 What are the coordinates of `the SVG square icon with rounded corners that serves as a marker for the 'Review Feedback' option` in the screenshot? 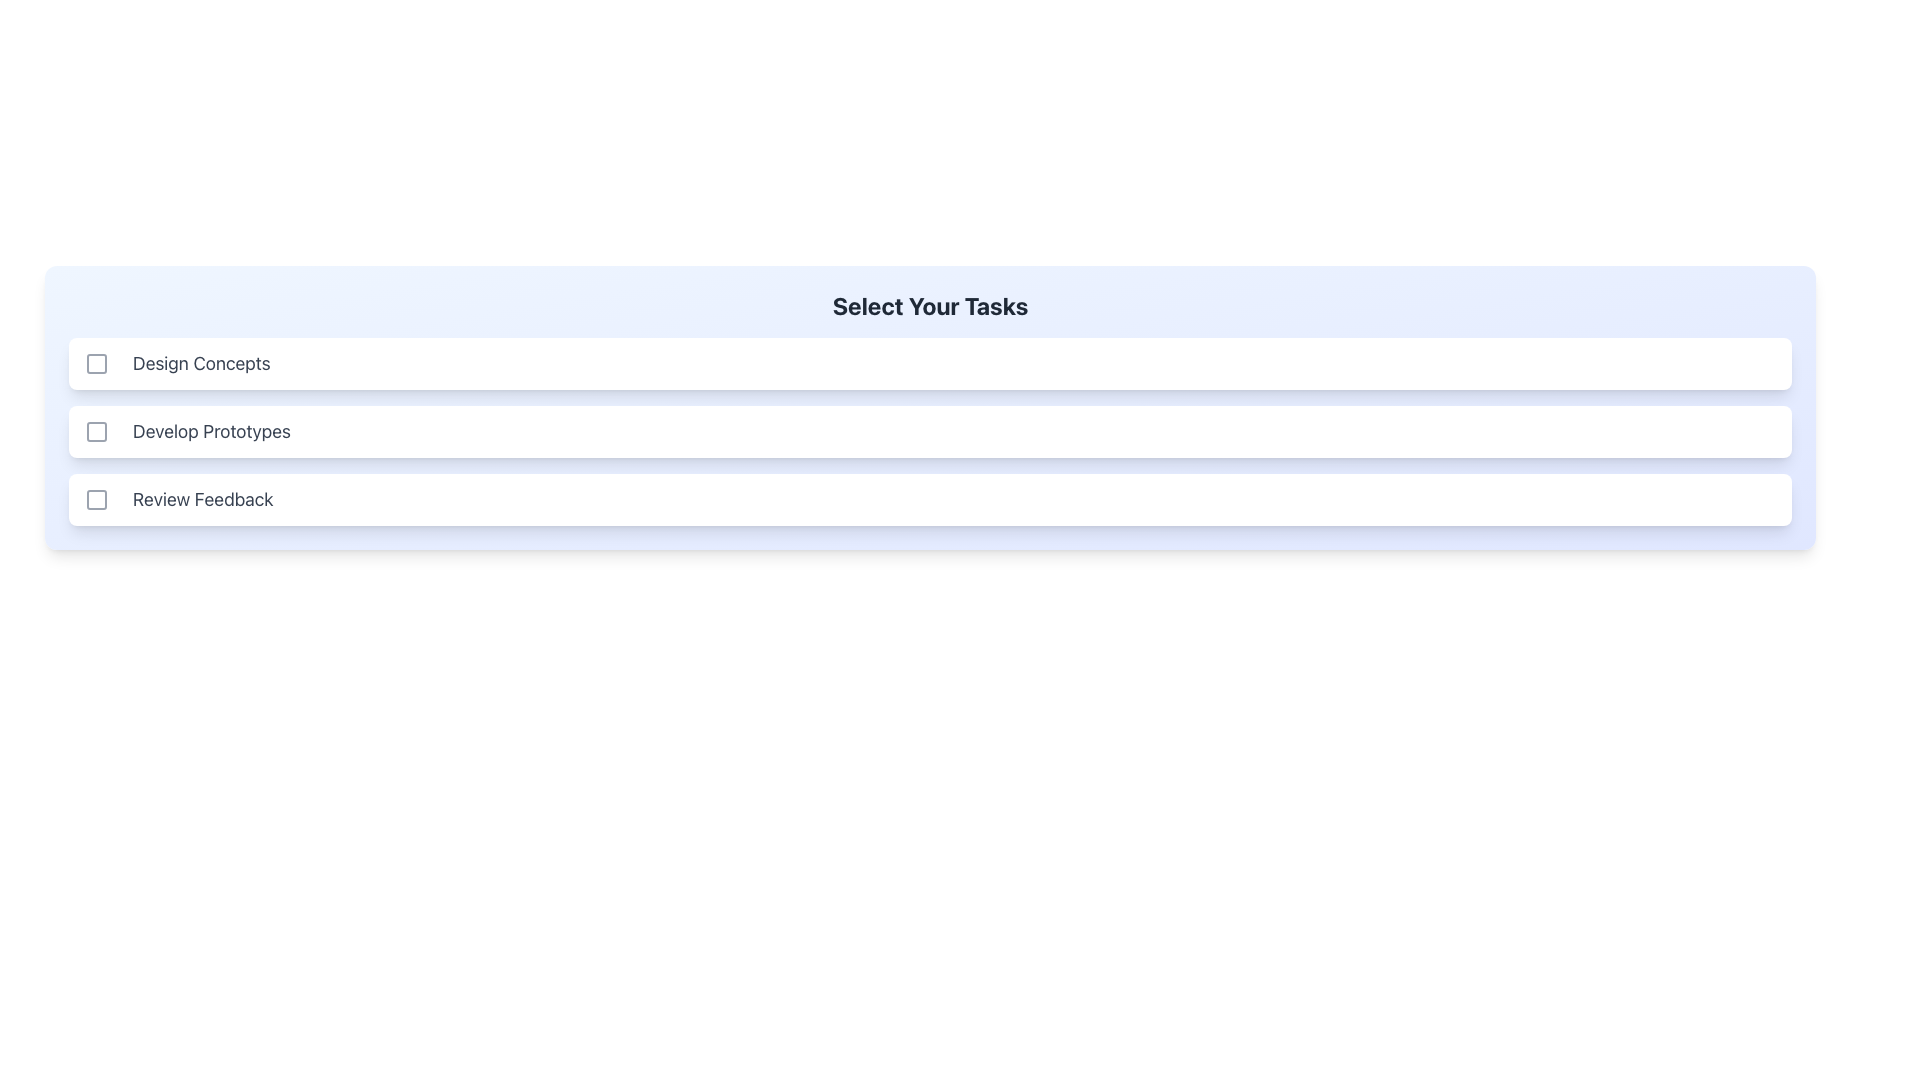 It's located at (95, 499).